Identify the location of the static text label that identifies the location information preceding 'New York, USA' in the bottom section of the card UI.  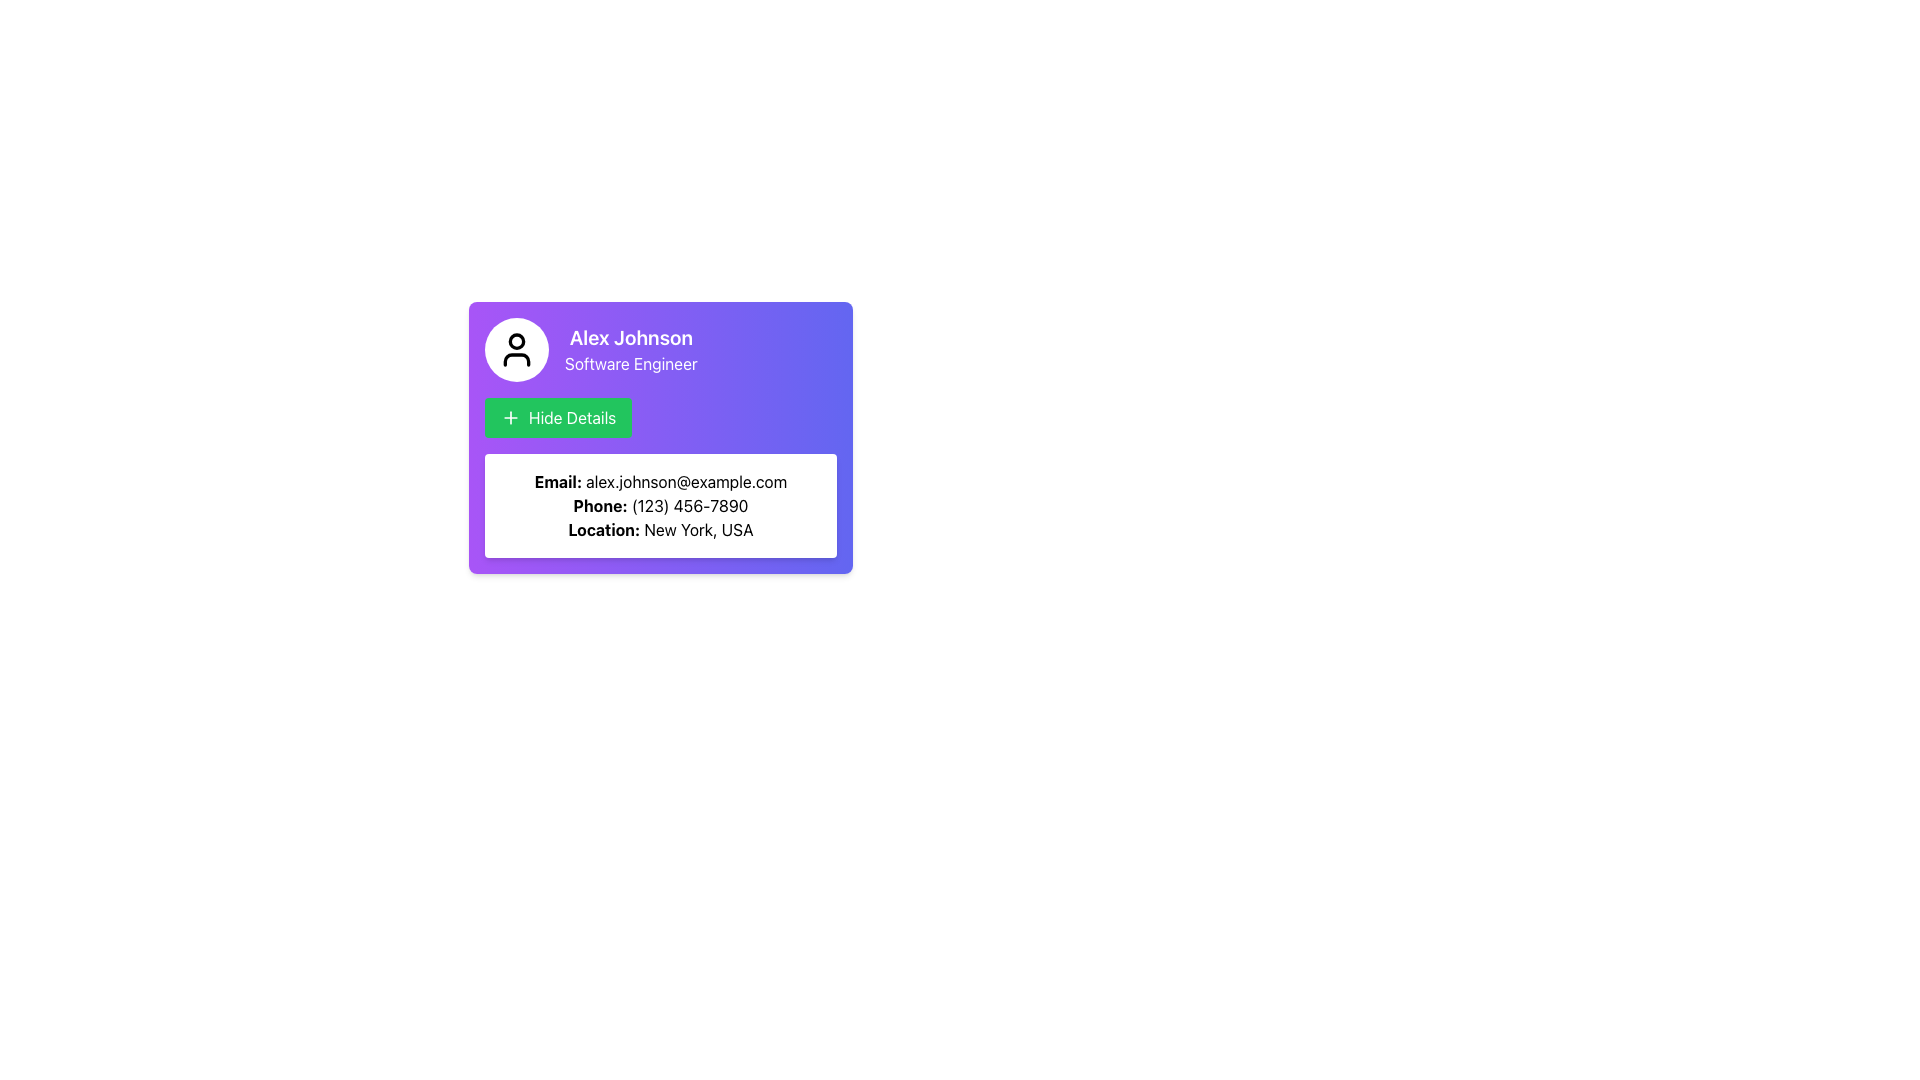
(603, 528).